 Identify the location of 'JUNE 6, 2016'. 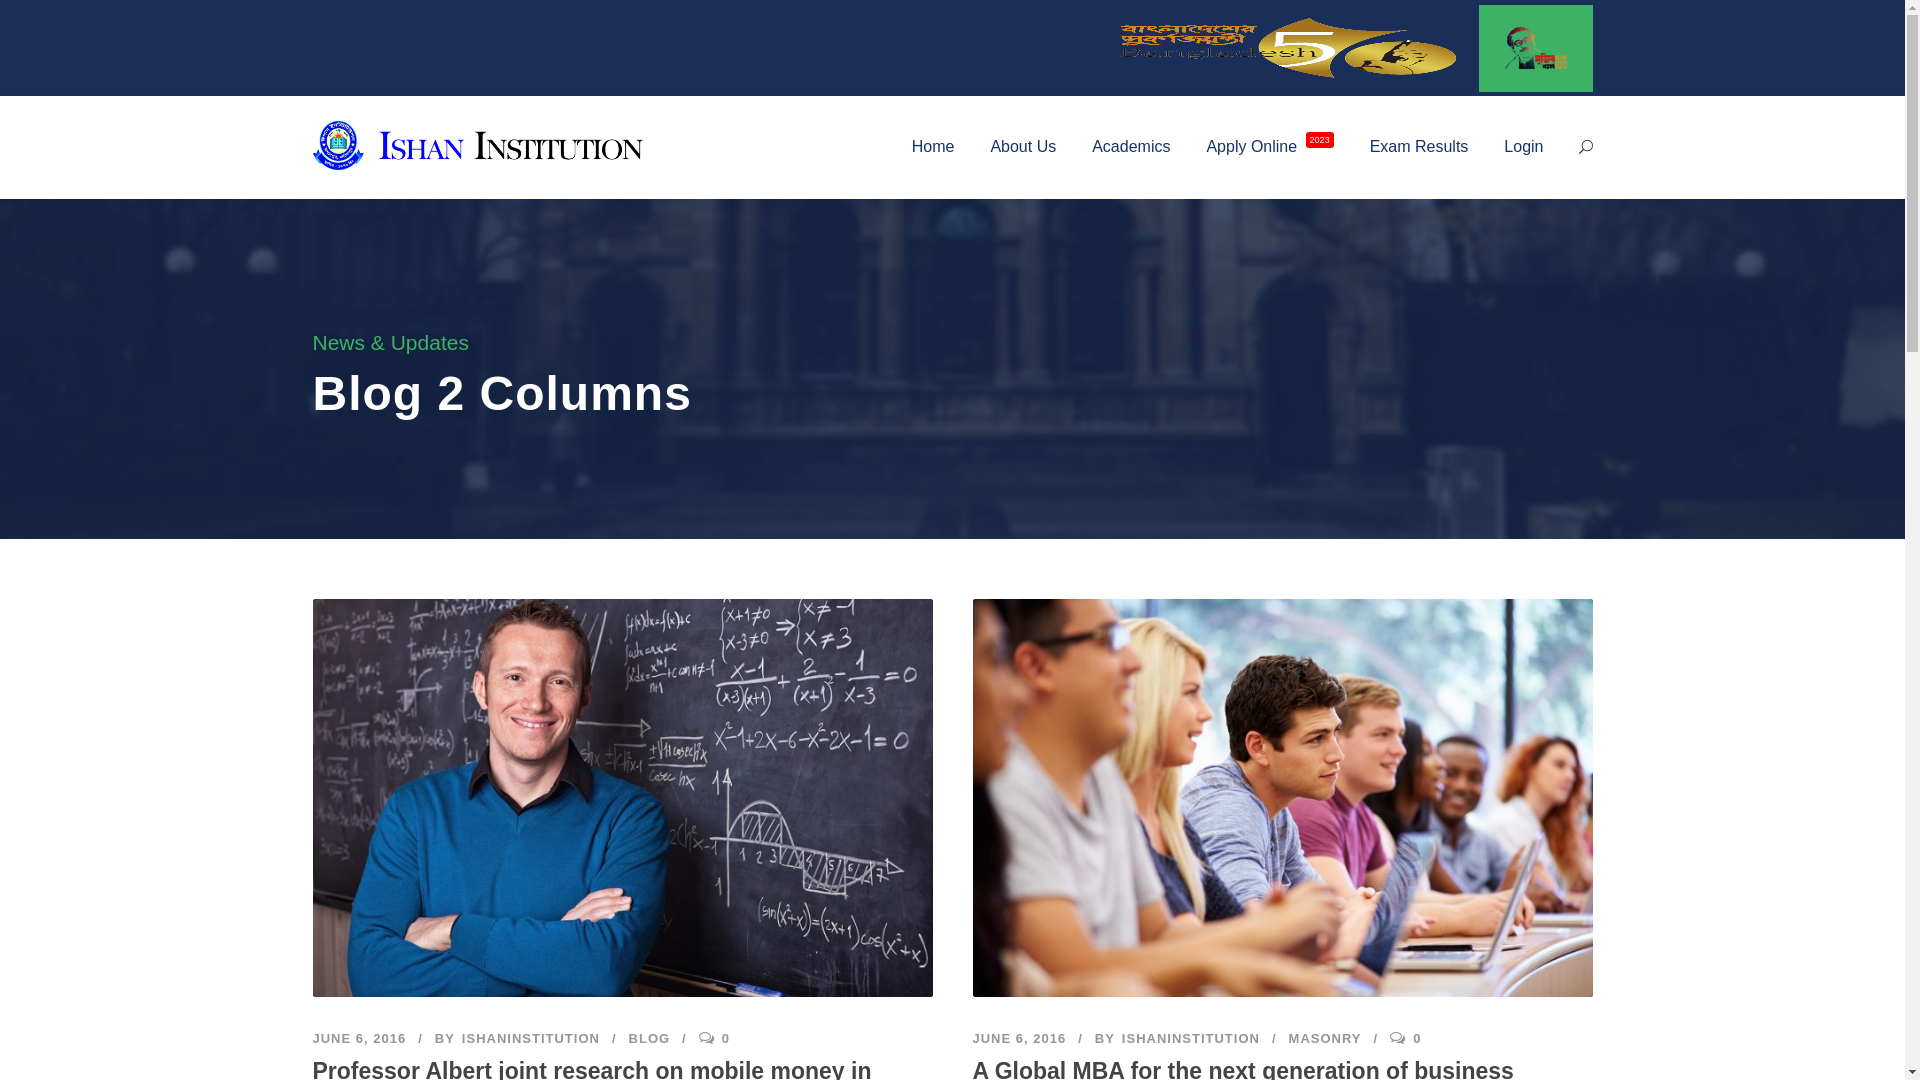
(1018, 1037).